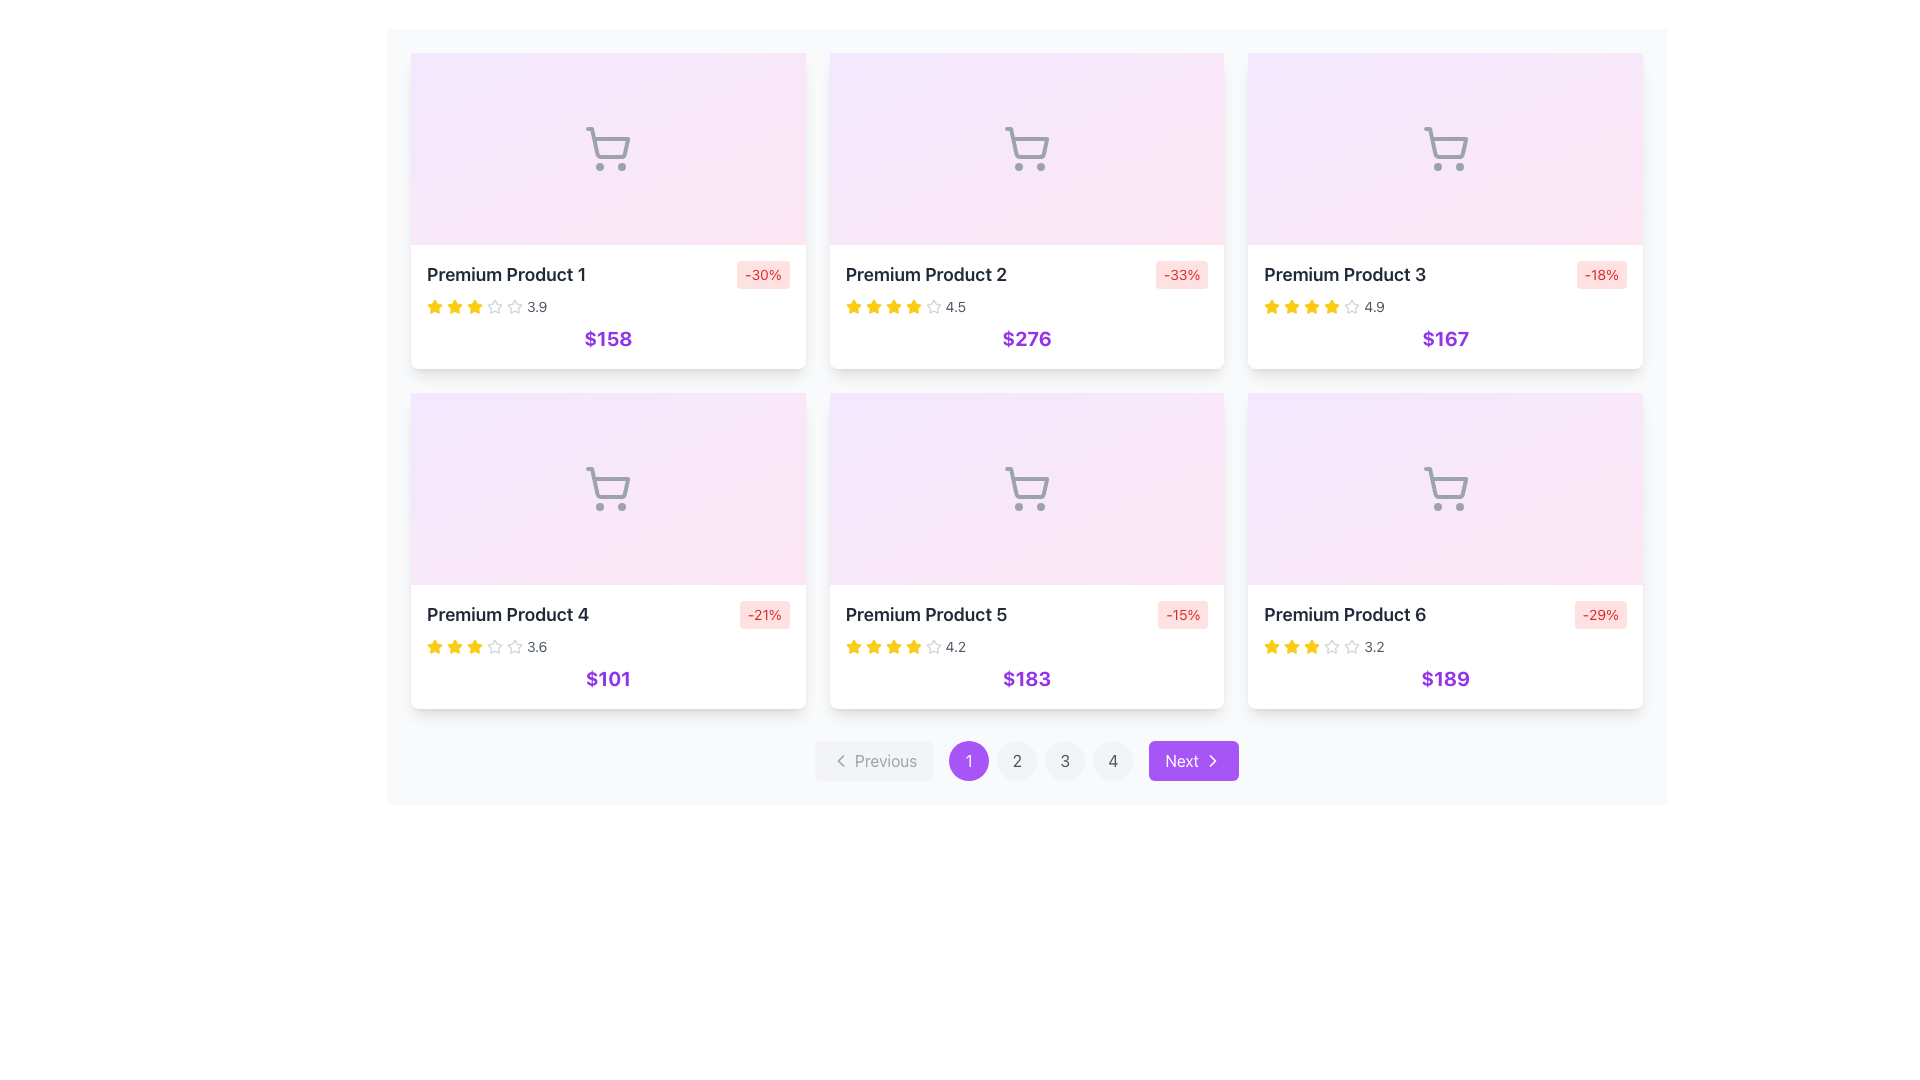  Describe the element at coordinates (1027, 148) in the screenshot. I see `the graphical placeholder representing 'Premium Product 2', which features a faded gradient background from purple to pink and a gray shopping cart icon in the center` at that location.